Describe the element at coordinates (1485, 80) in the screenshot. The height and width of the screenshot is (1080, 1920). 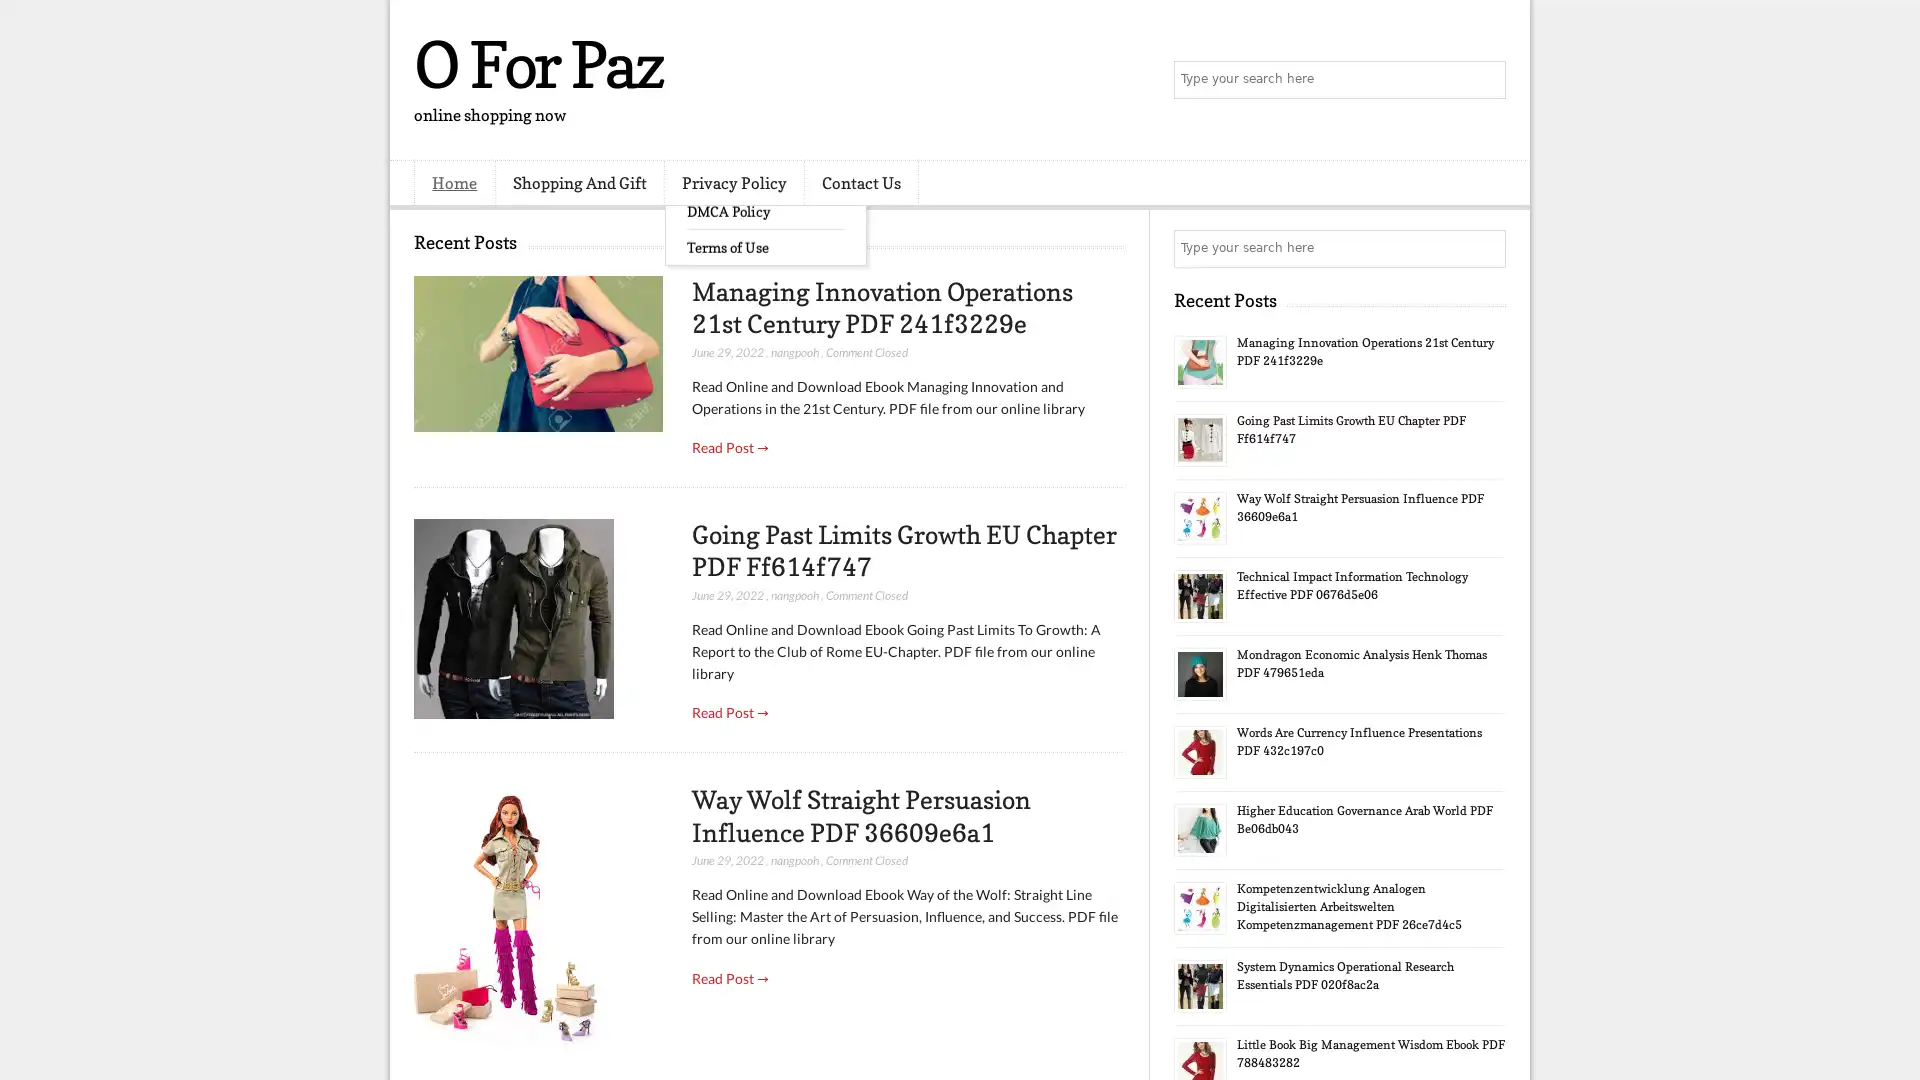
I see `Search` at that location.